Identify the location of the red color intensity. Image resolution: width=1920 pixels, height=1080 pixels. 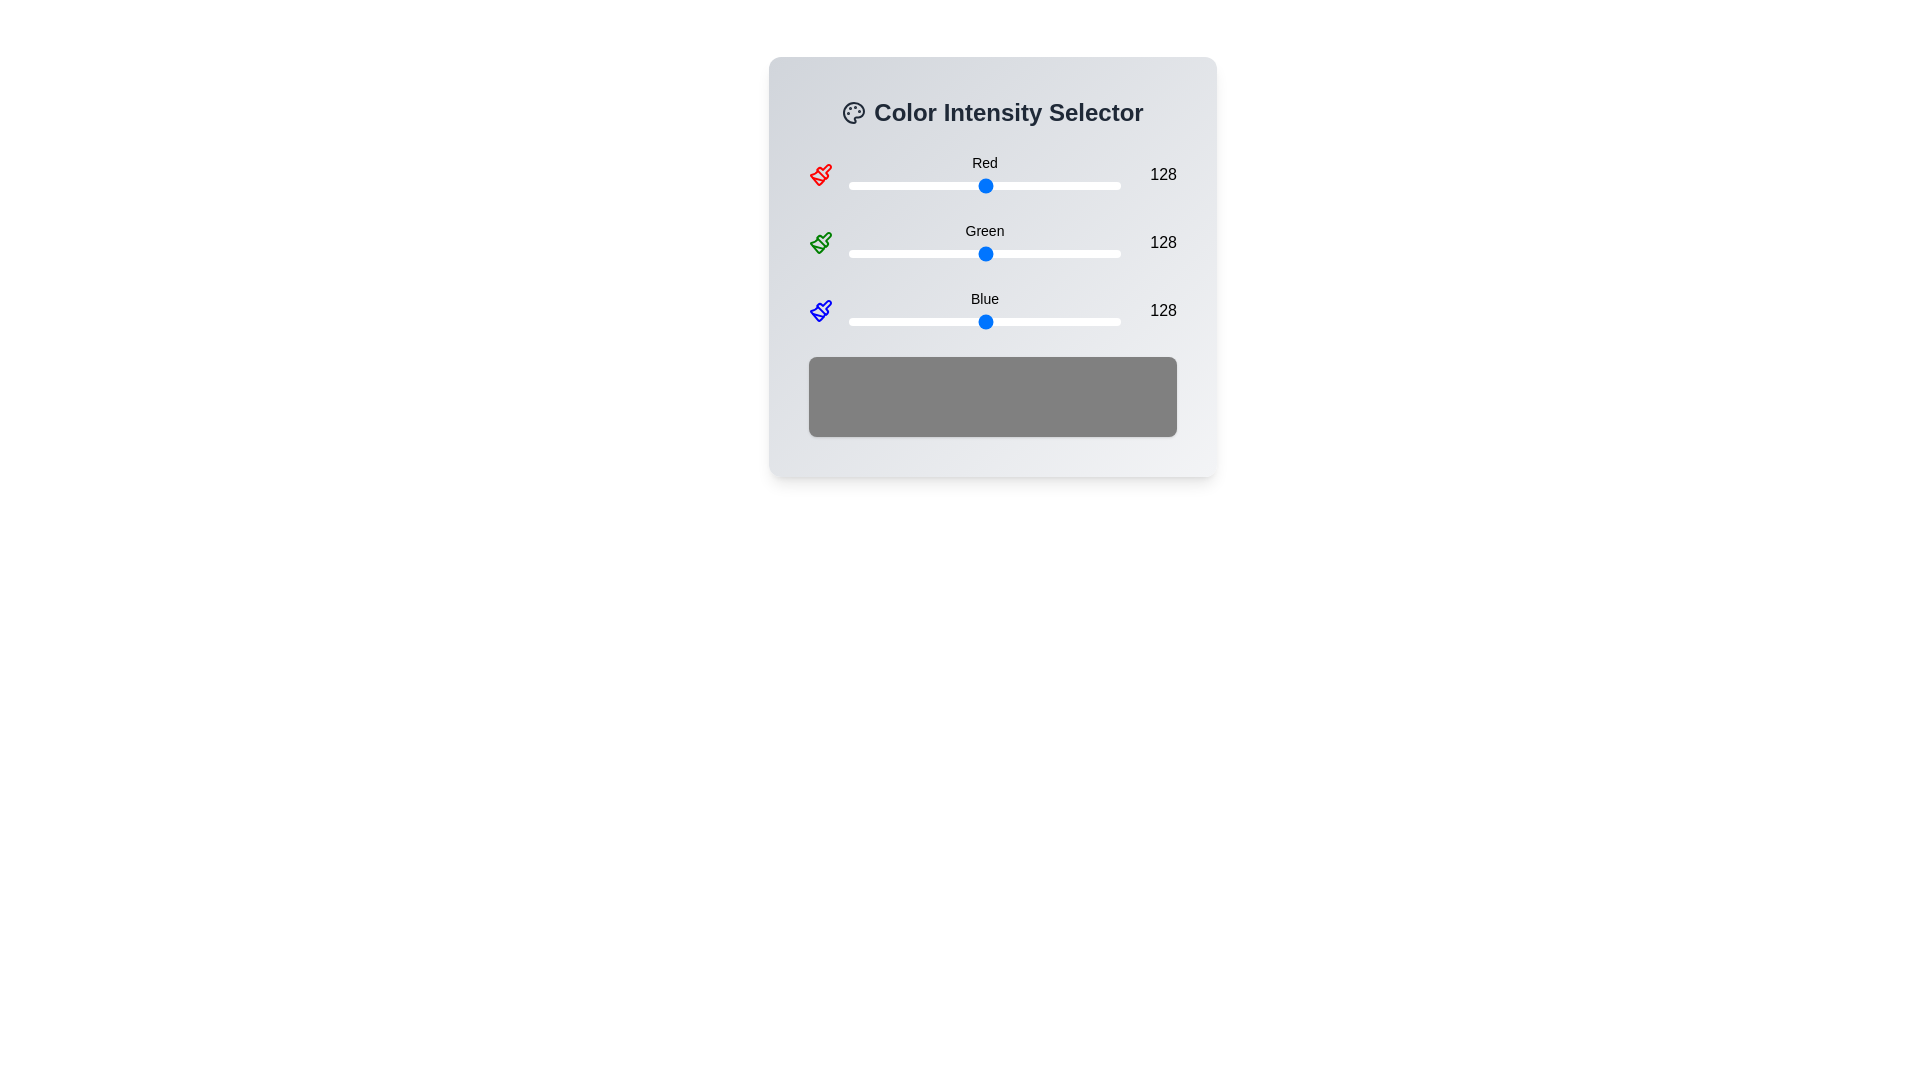
(944, 185).